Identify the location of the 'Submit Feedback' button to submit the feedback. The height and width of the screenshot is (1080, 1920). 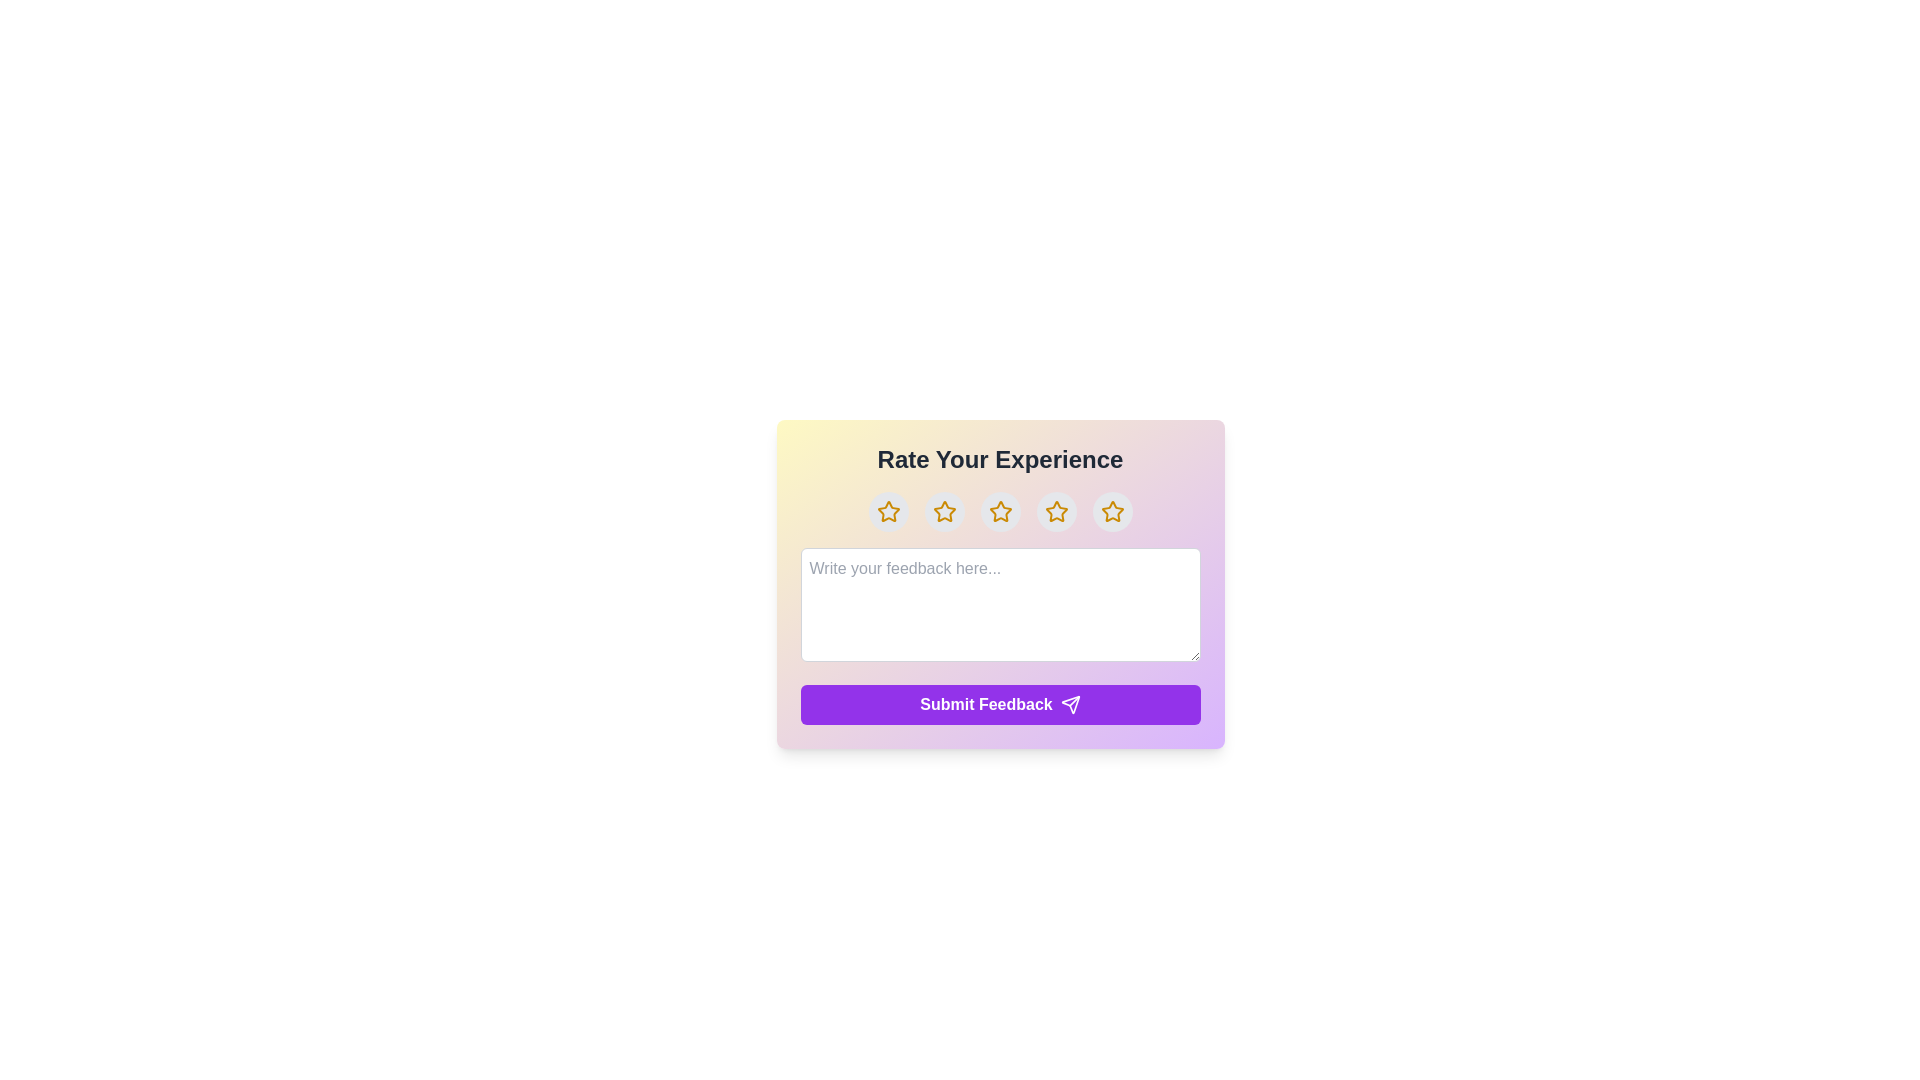
(1000, 704).